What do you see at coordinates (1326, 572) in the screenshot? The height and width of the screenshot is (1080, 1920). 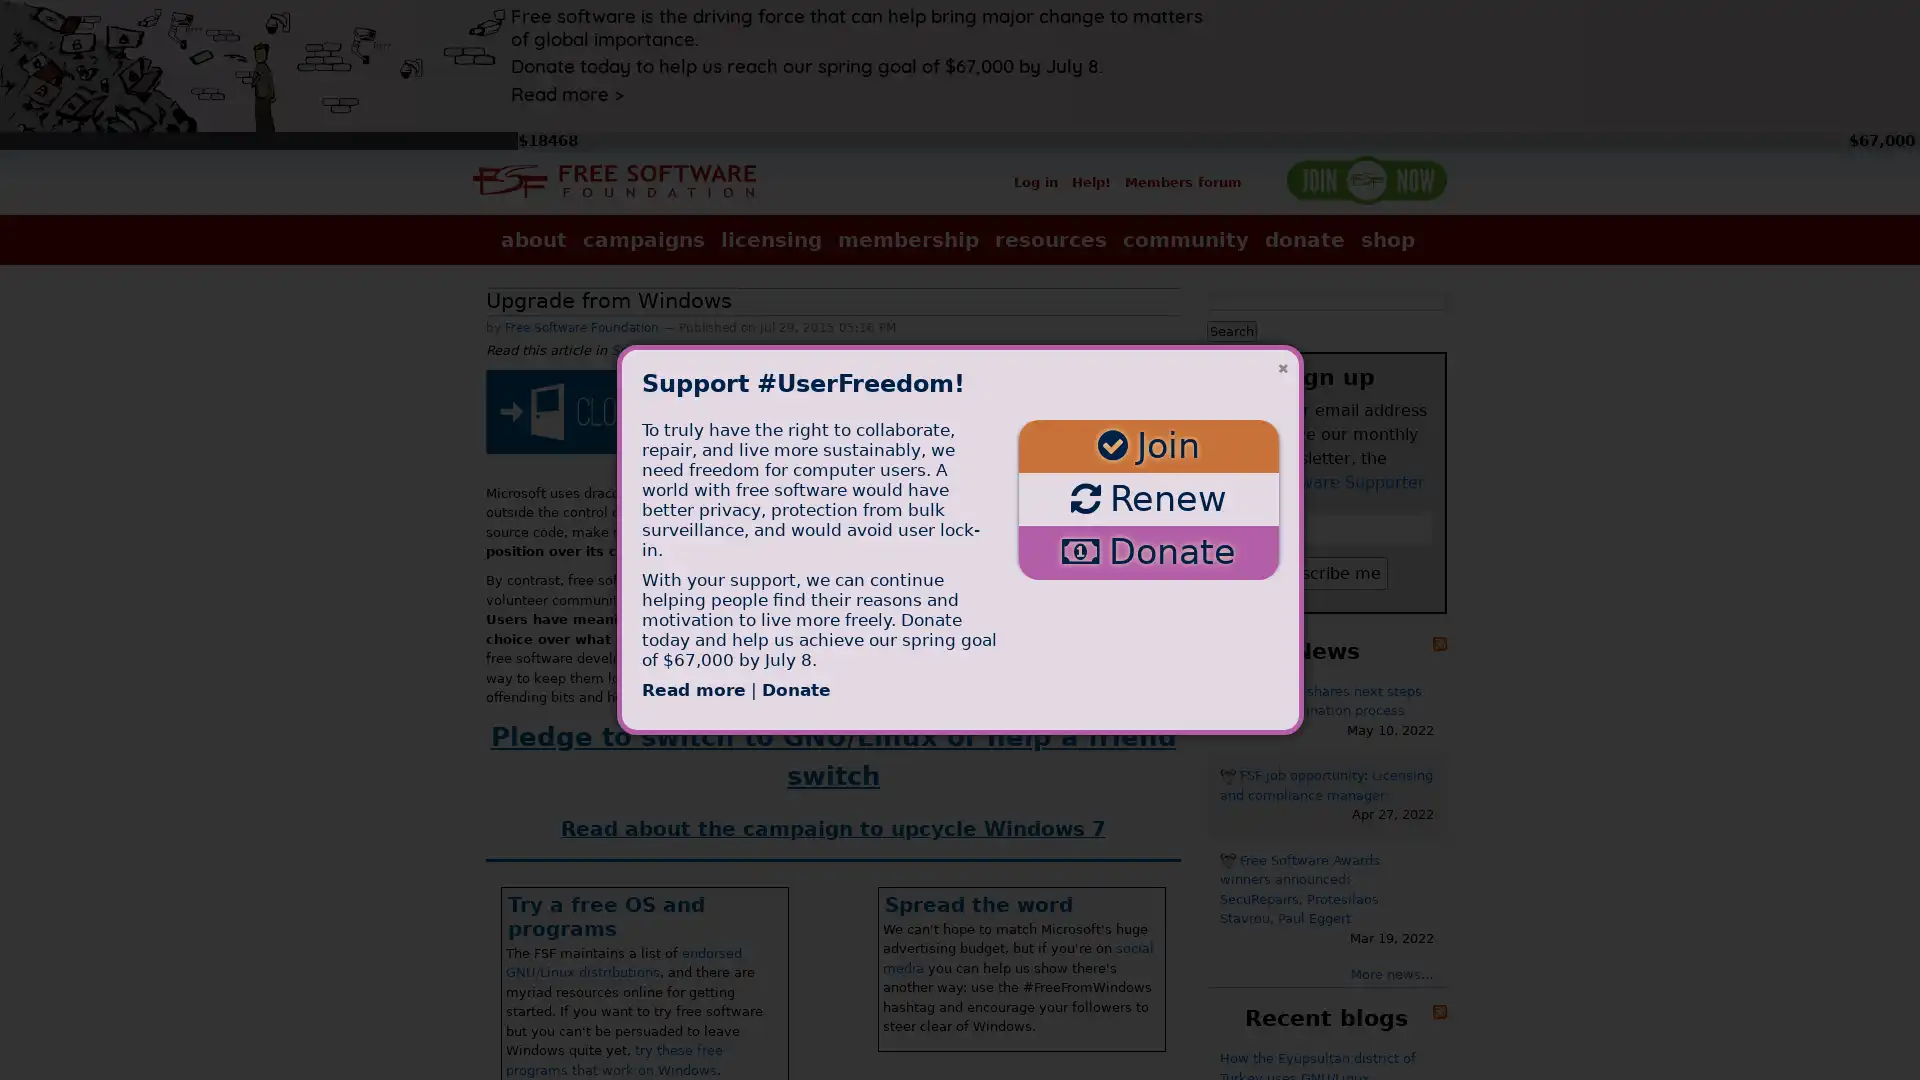 I see `Subscribe me` at bounding box center [1326, 572].